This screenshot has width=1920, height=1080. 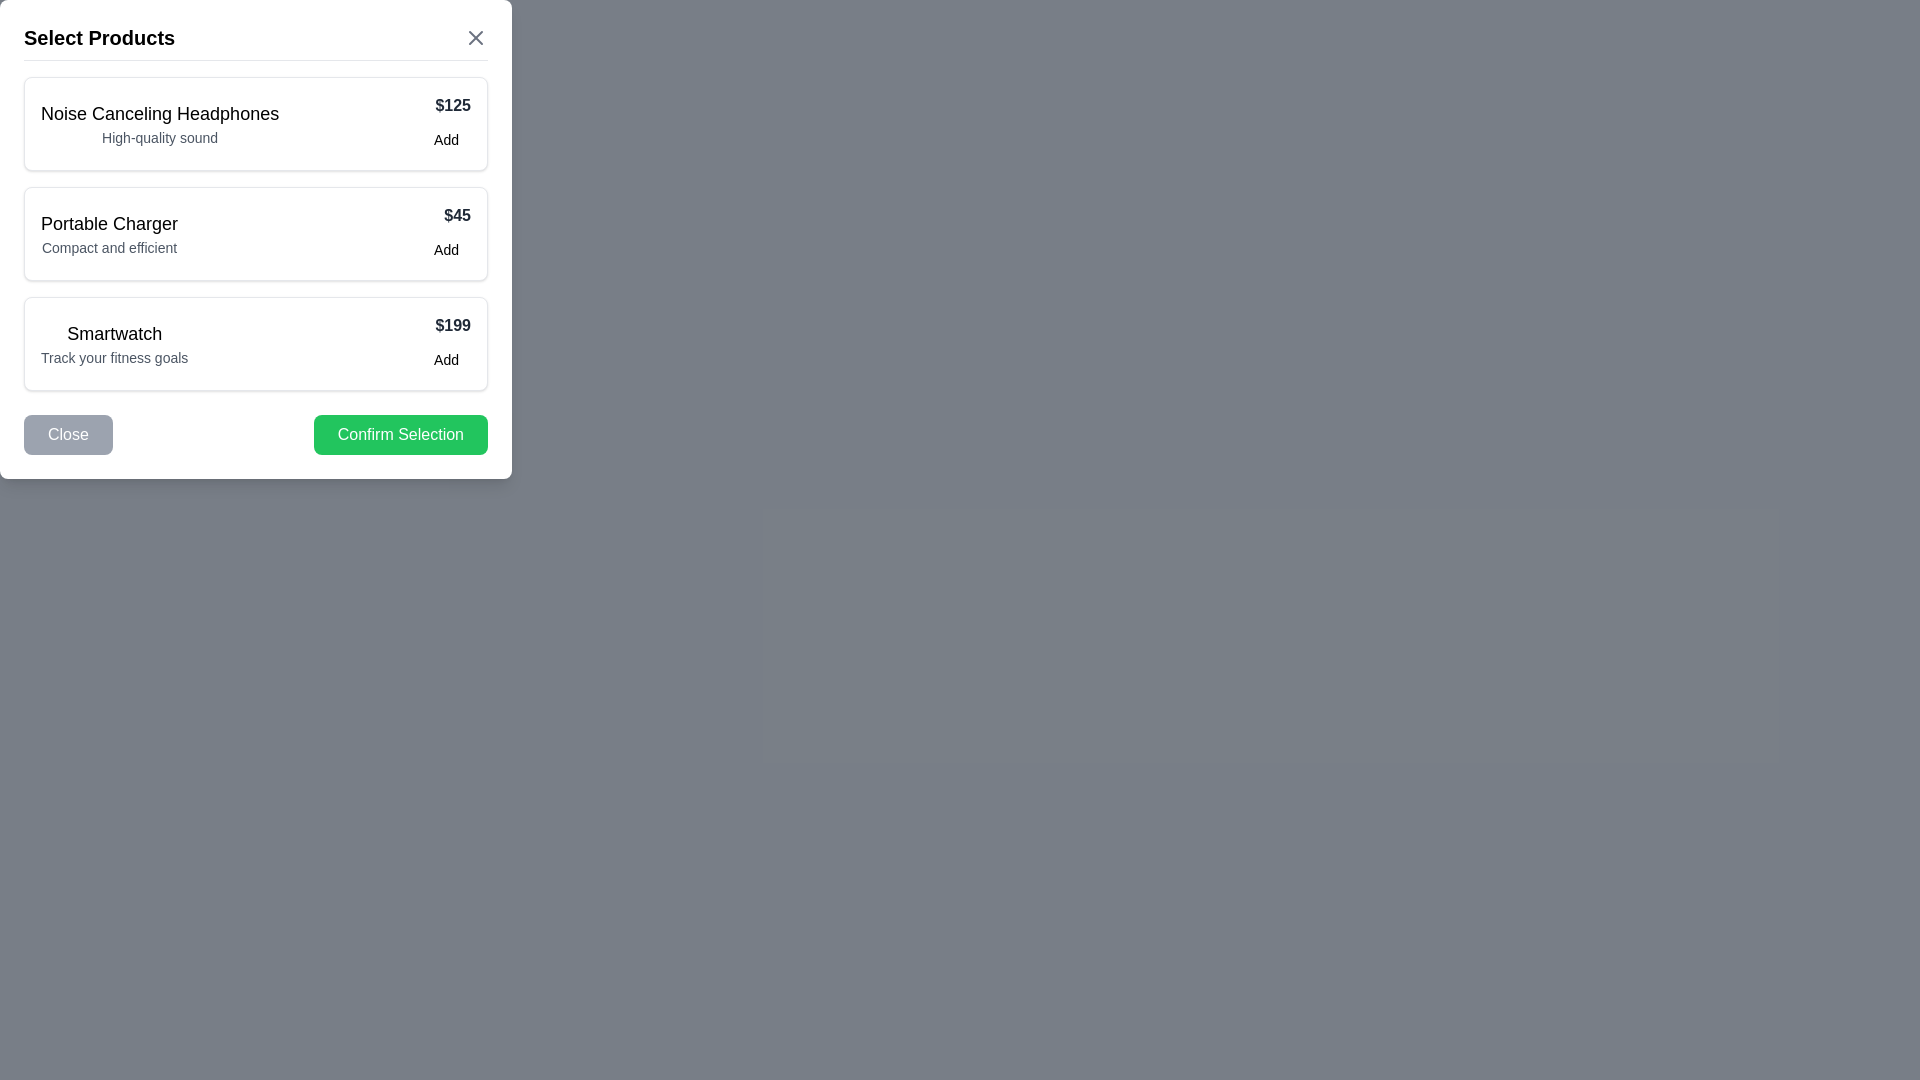 I want to click on the 'Confirm Selection' button, so click(x=400, y=434).